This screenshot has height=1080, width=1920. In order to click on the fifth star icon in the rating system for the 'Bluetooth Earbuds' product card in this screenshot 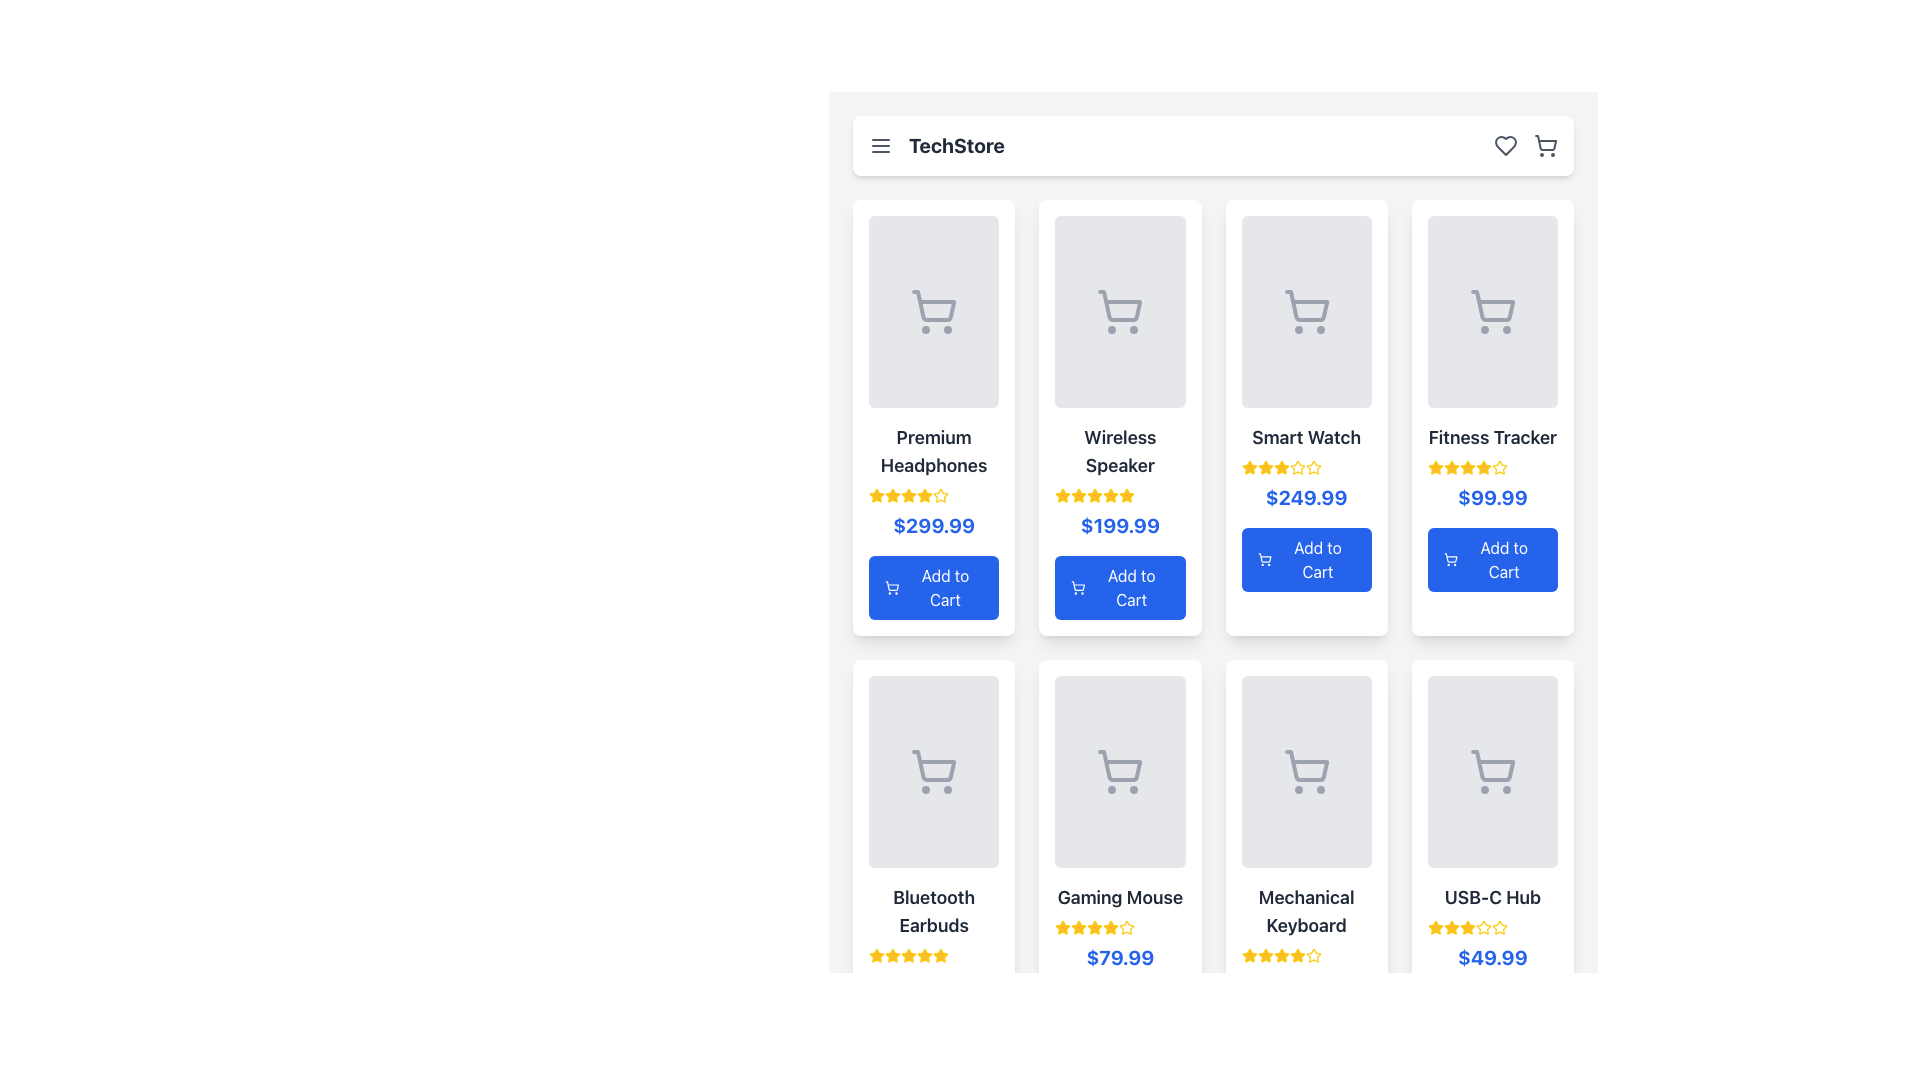, I will do `click(924, 955)`.